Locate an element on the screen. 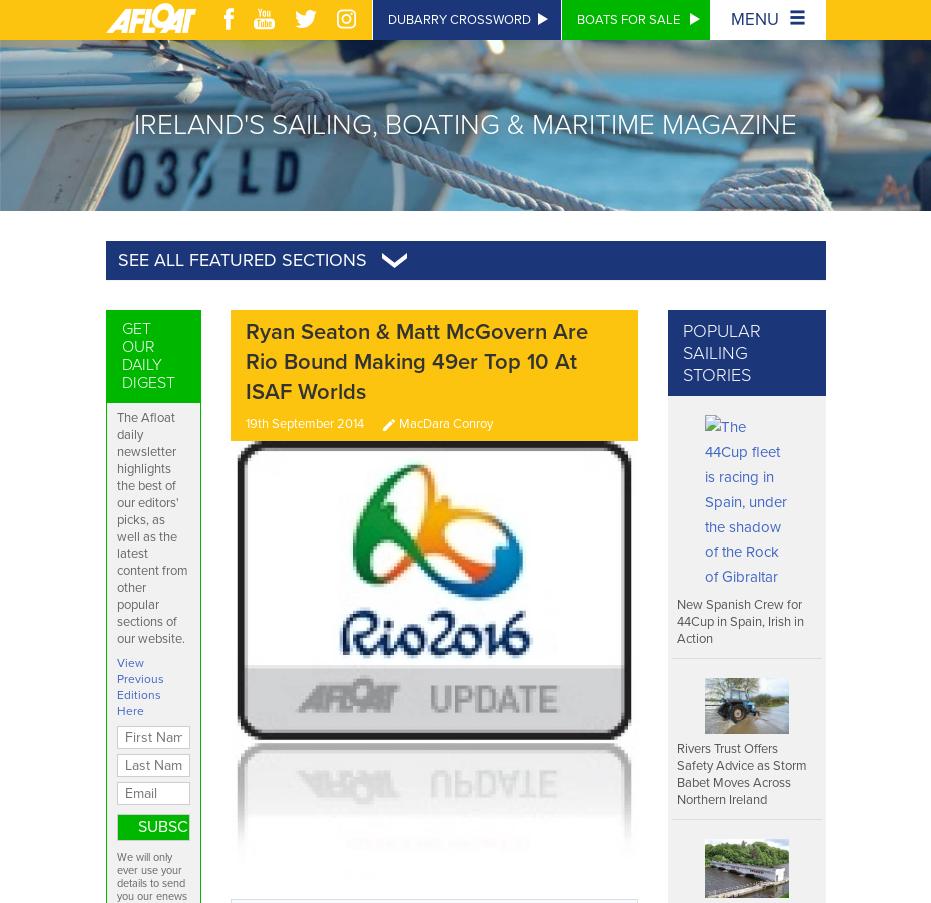 The image size is (931, 903). 'Get Our Daily Digest' is located at coordinates (146, 355).